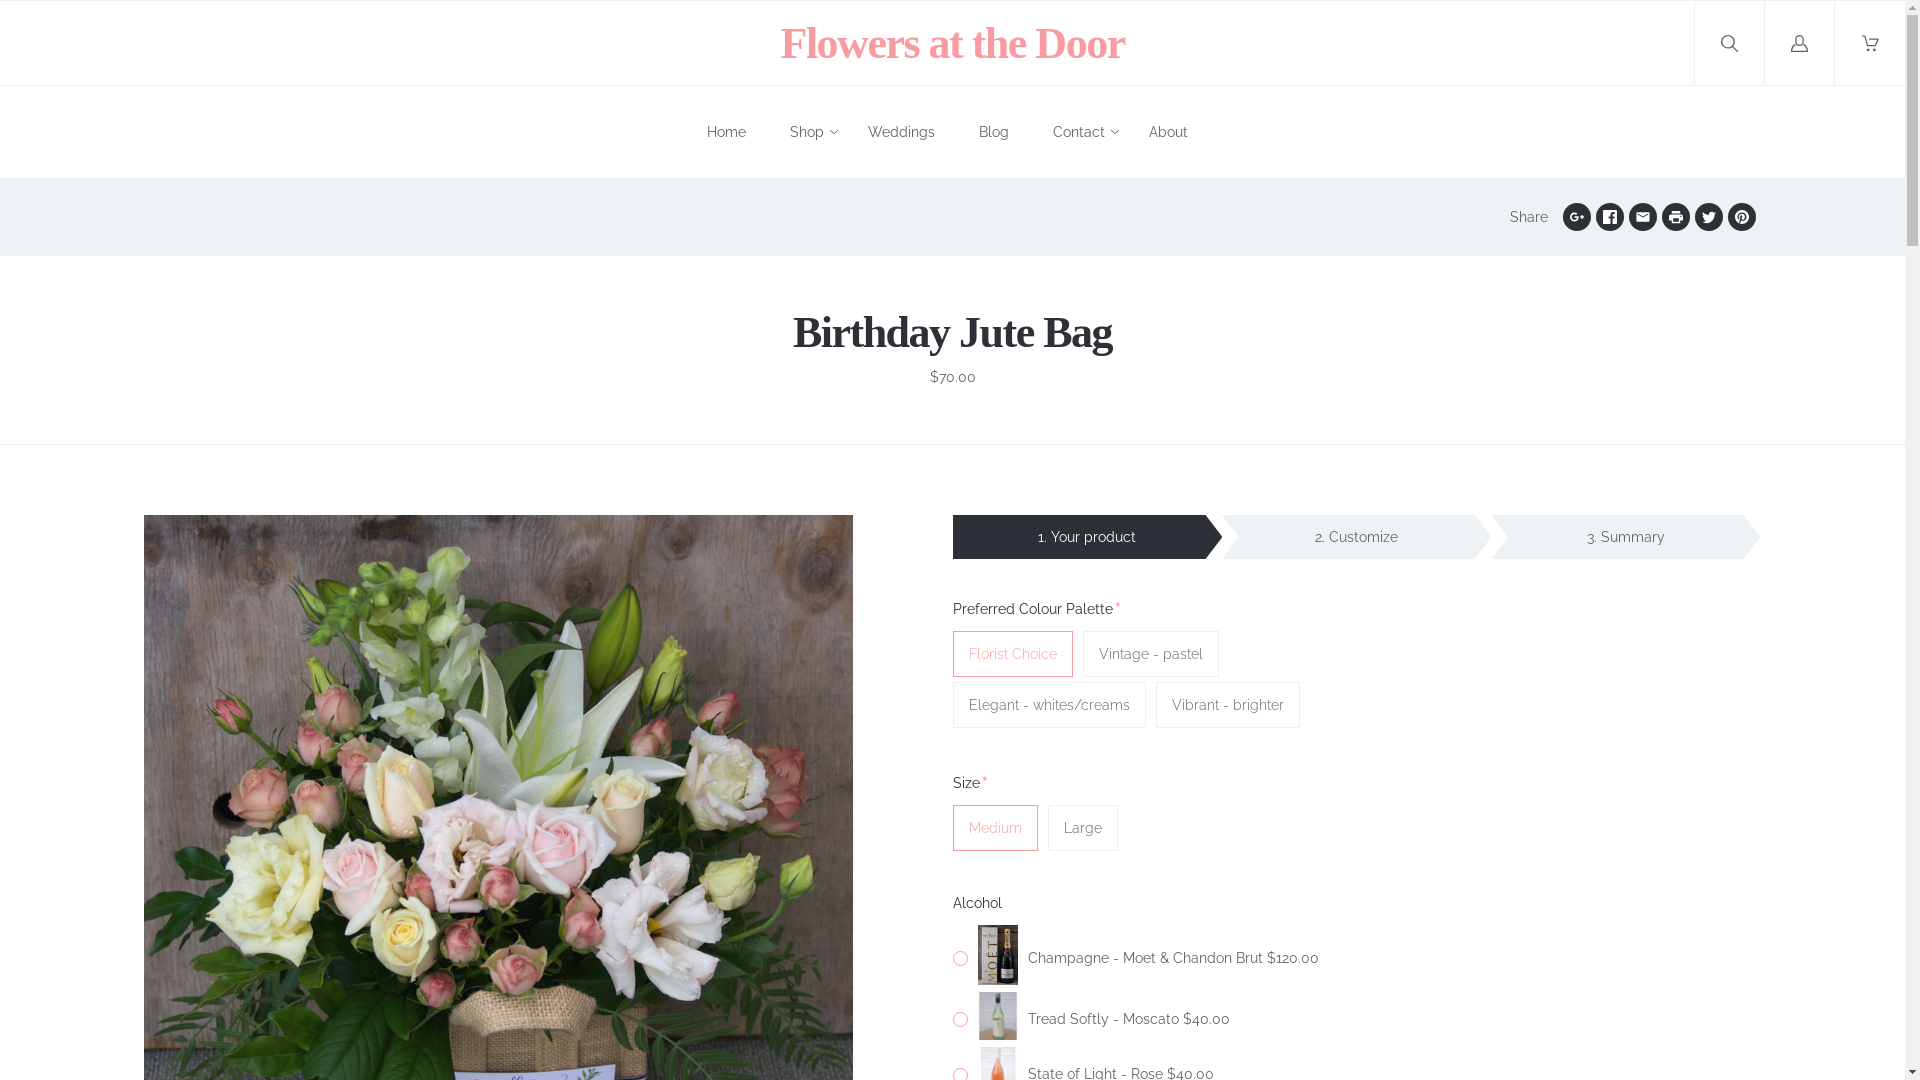  What do you see at coordinates (1168, 132) in the screenshot?
I see `'About'` at bounding box center [1168, 132].